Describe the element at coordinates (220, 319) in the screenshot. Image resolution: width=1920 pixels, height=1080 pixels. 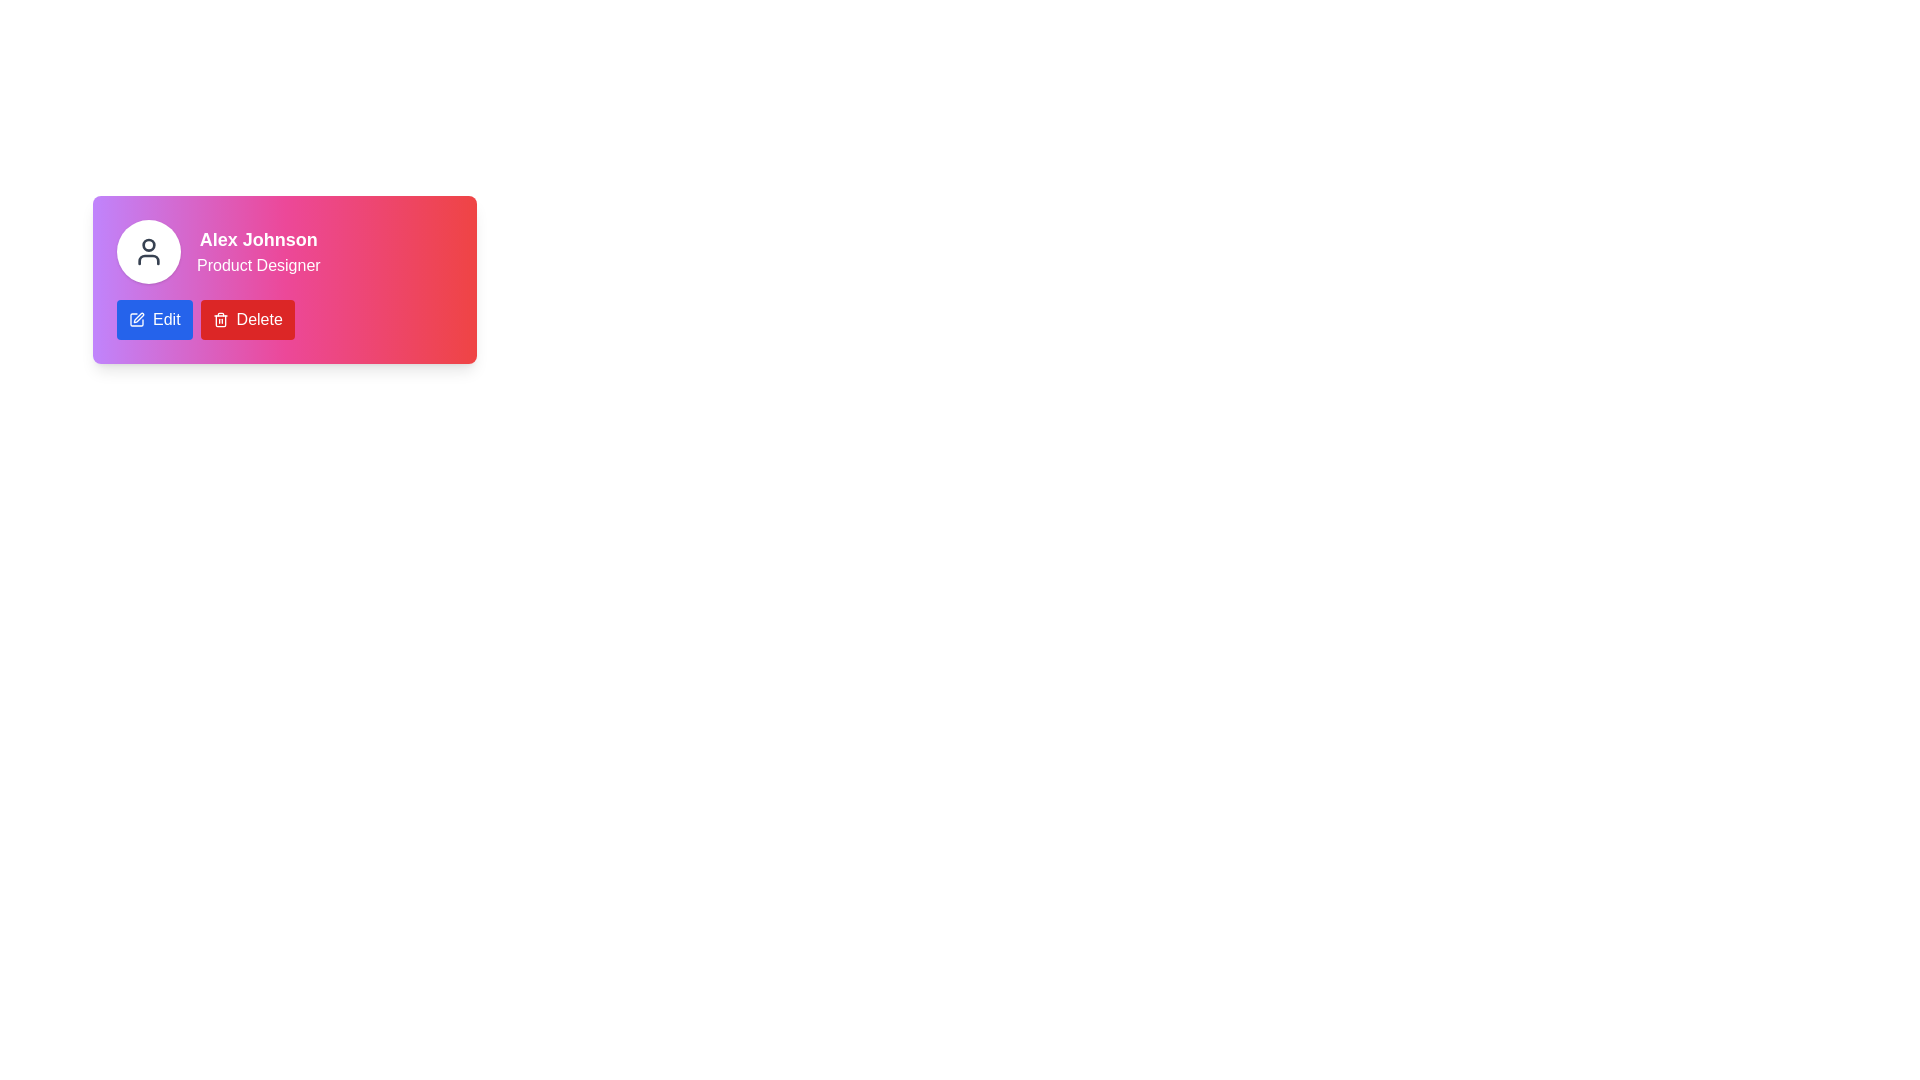
I see `the delete icon located at the leftmost part of the 'Delete' button, which is situated at the bottom right of the user information card` at that location.